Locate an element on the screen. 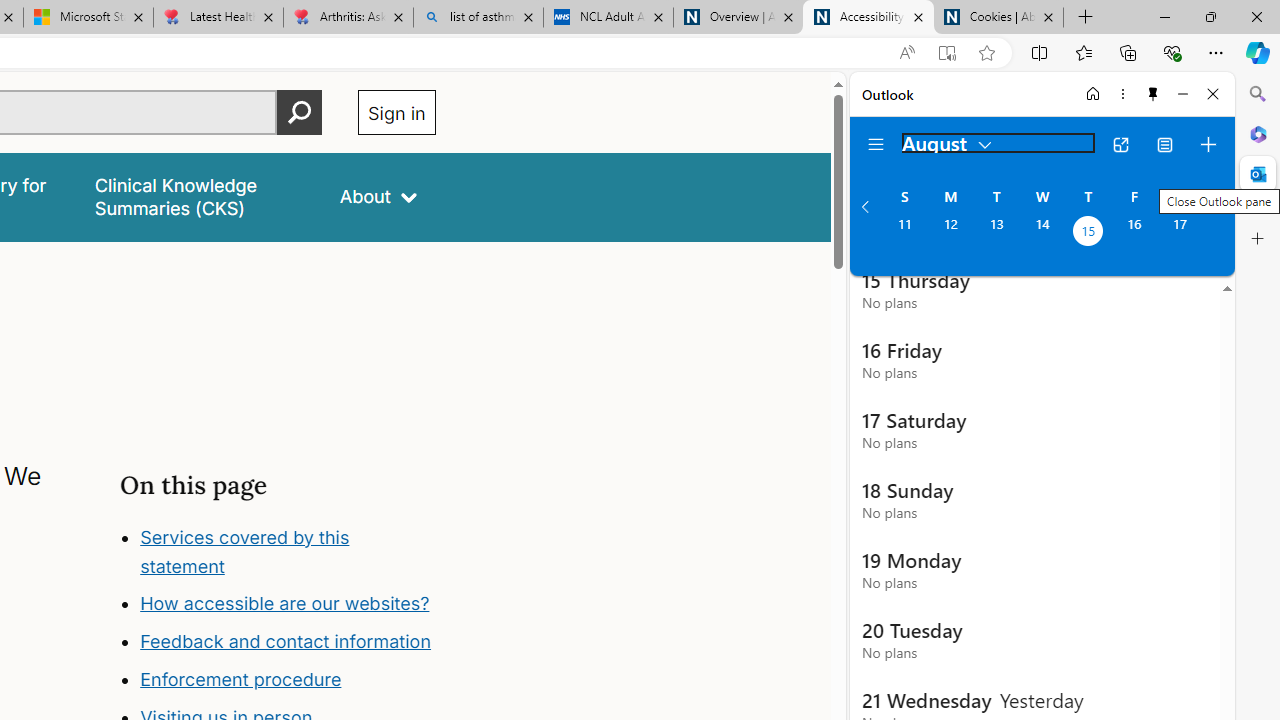 The image size is (1280, 720). 'Open in new tab' is located at coordinates (1120, 144).